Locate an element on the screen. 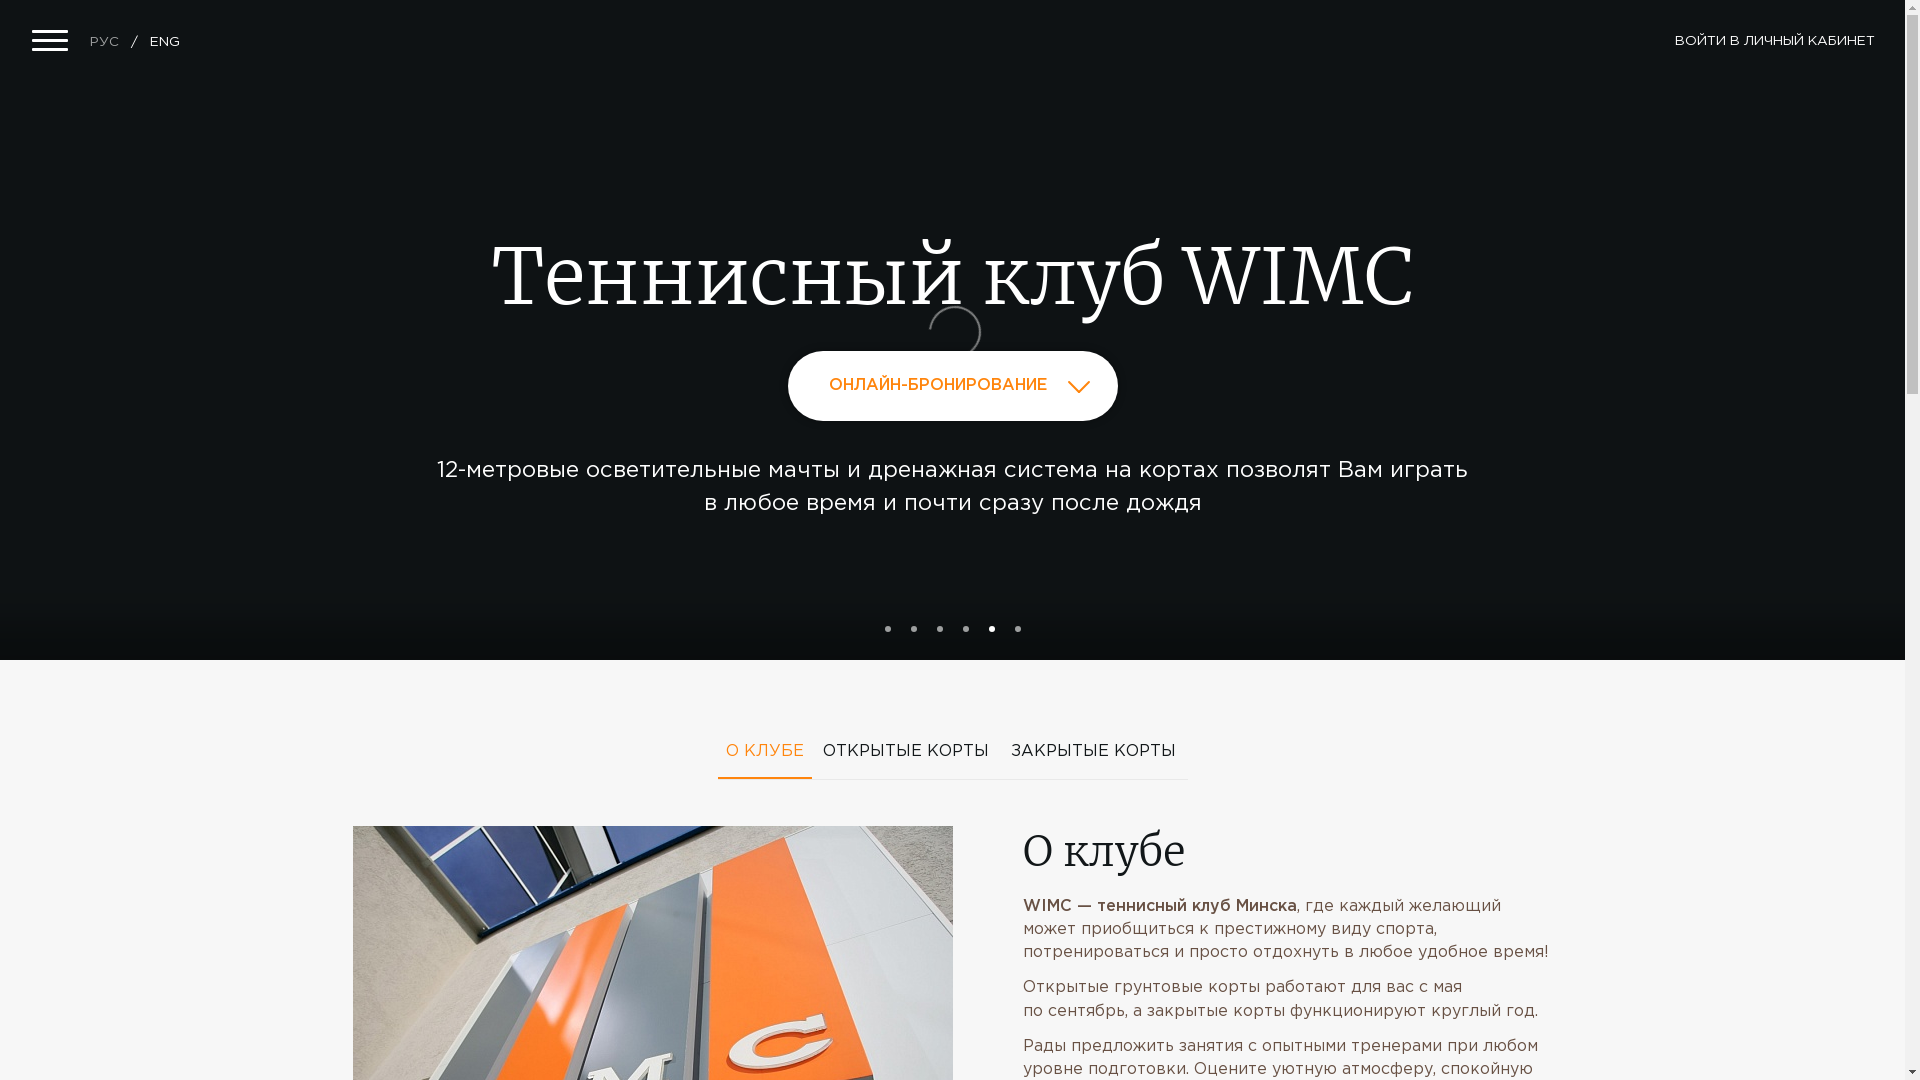 Image resolution: width=1920 pixels, height=1080 pixels. 'Prev' is located at coordinates (220, 338).